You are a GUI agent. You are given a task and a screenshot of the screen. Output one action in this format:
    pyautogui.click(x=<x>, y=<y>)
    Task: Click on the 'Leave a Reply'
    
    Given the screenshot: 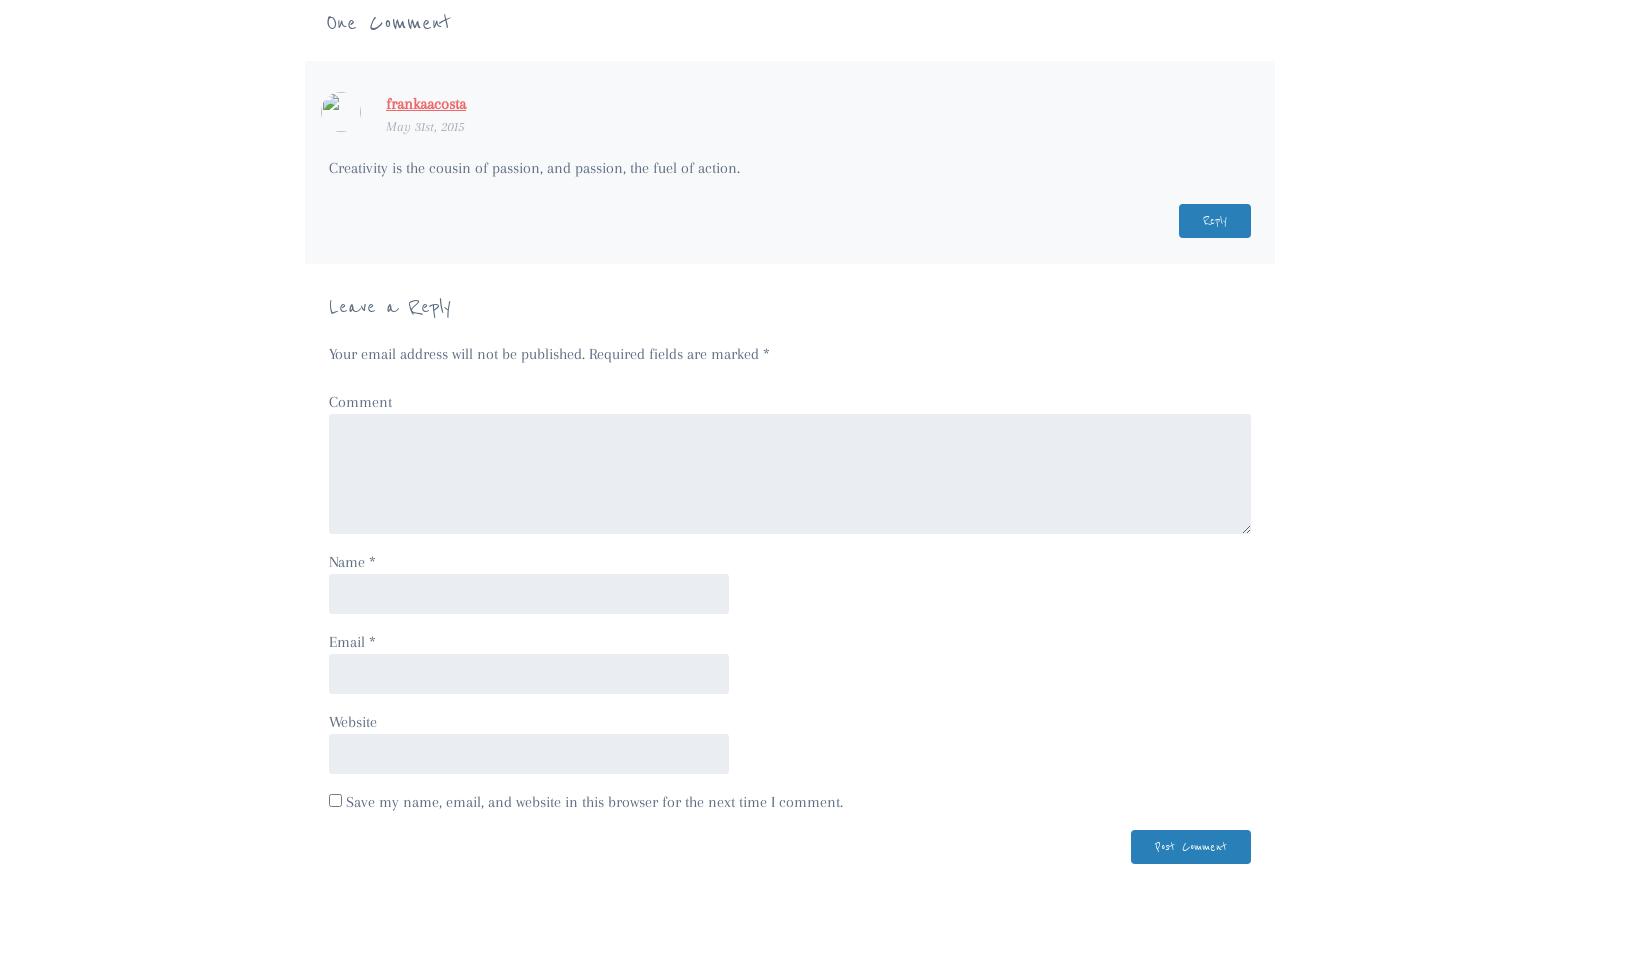 What is the action you would take?
    pyautogui.click(x=329, y=306)
    